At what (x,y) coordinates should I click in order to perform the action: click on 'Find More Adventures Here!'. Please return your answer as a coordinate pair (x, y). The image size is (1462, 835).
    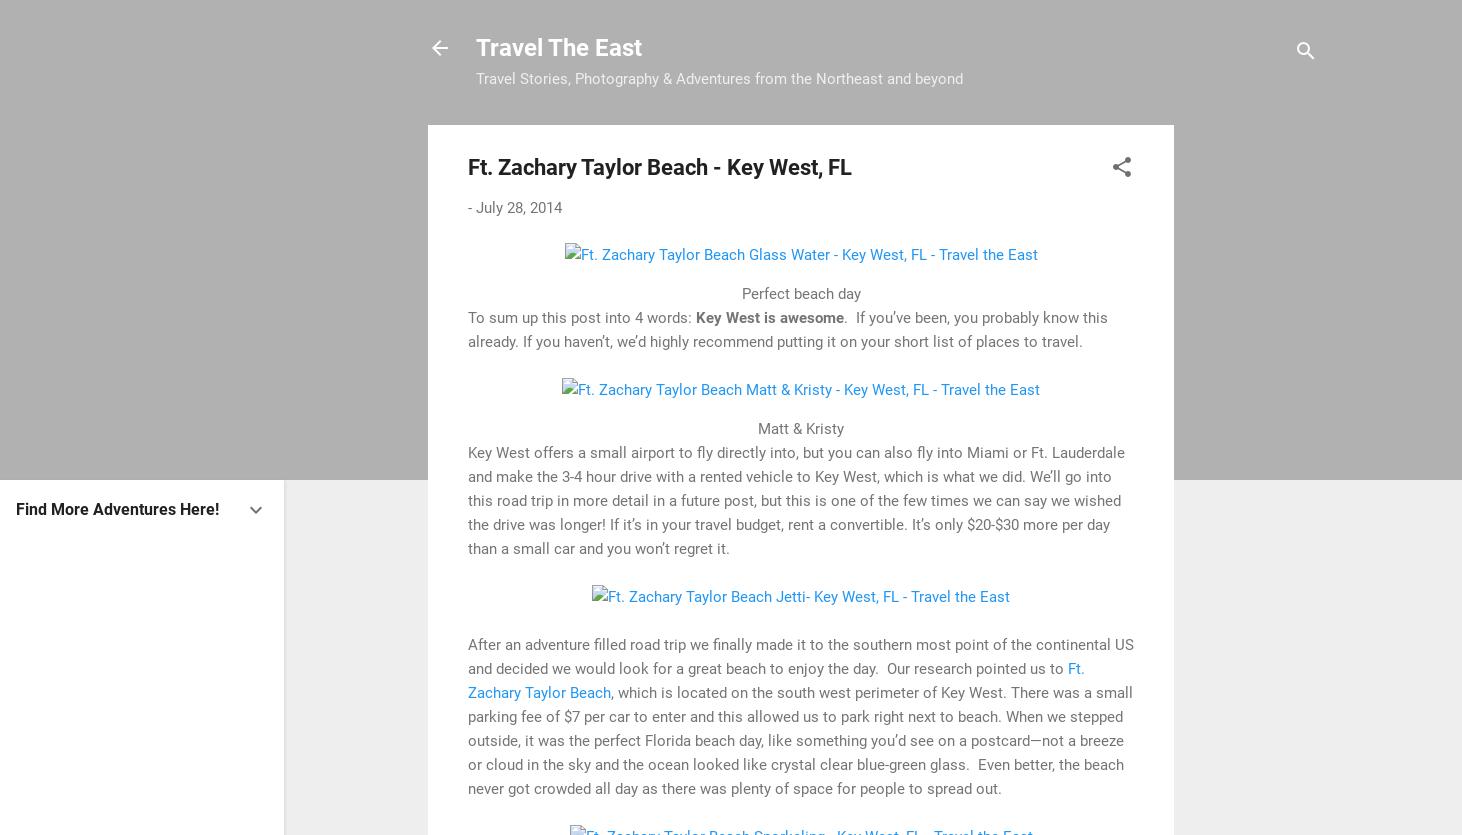
    Looking at the image, I should click on (116, 509).